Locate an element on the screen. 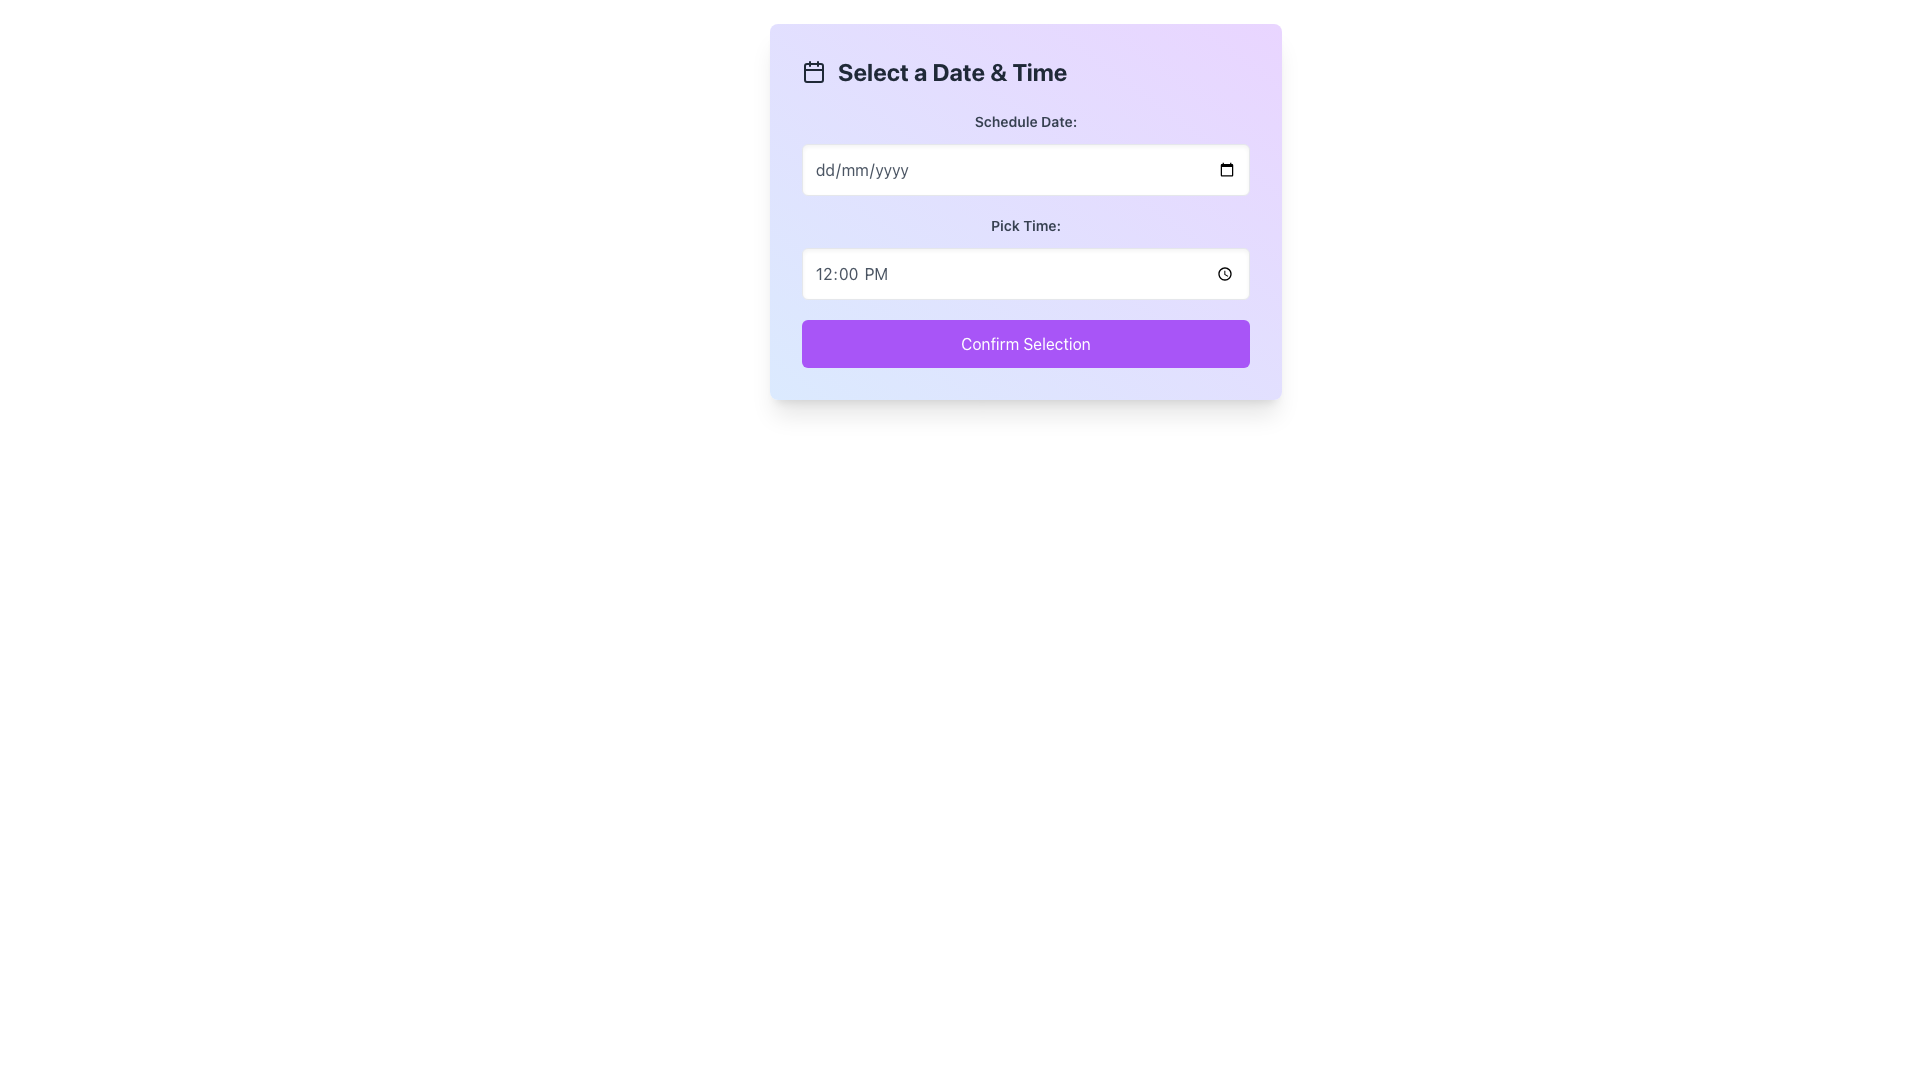 This screenshot has width=1920, height=1080. the date selection icon positioned to the left of the 'Select a Date & Time' section title is located at coordinates (814, 71).